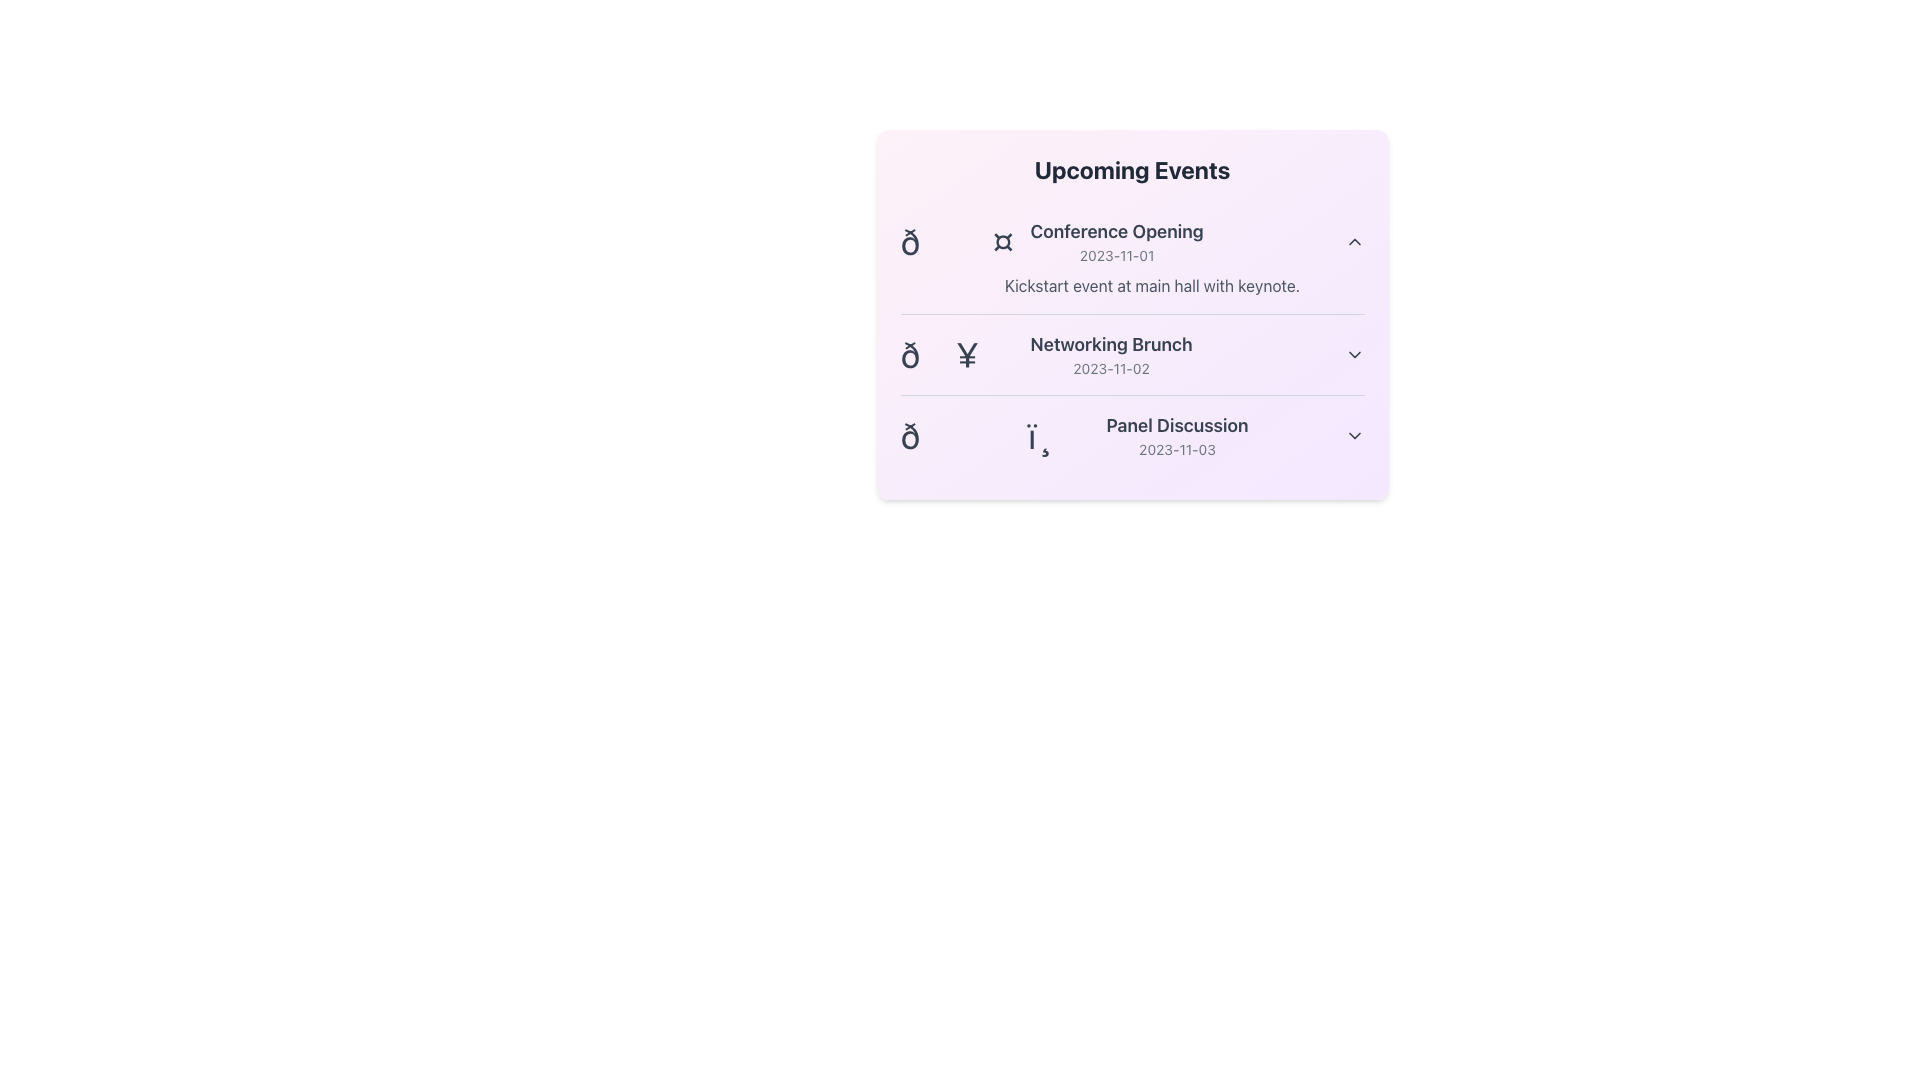  I want to click on the collapsible section header for the 'Conference Opening' event, so click(1132, 241).